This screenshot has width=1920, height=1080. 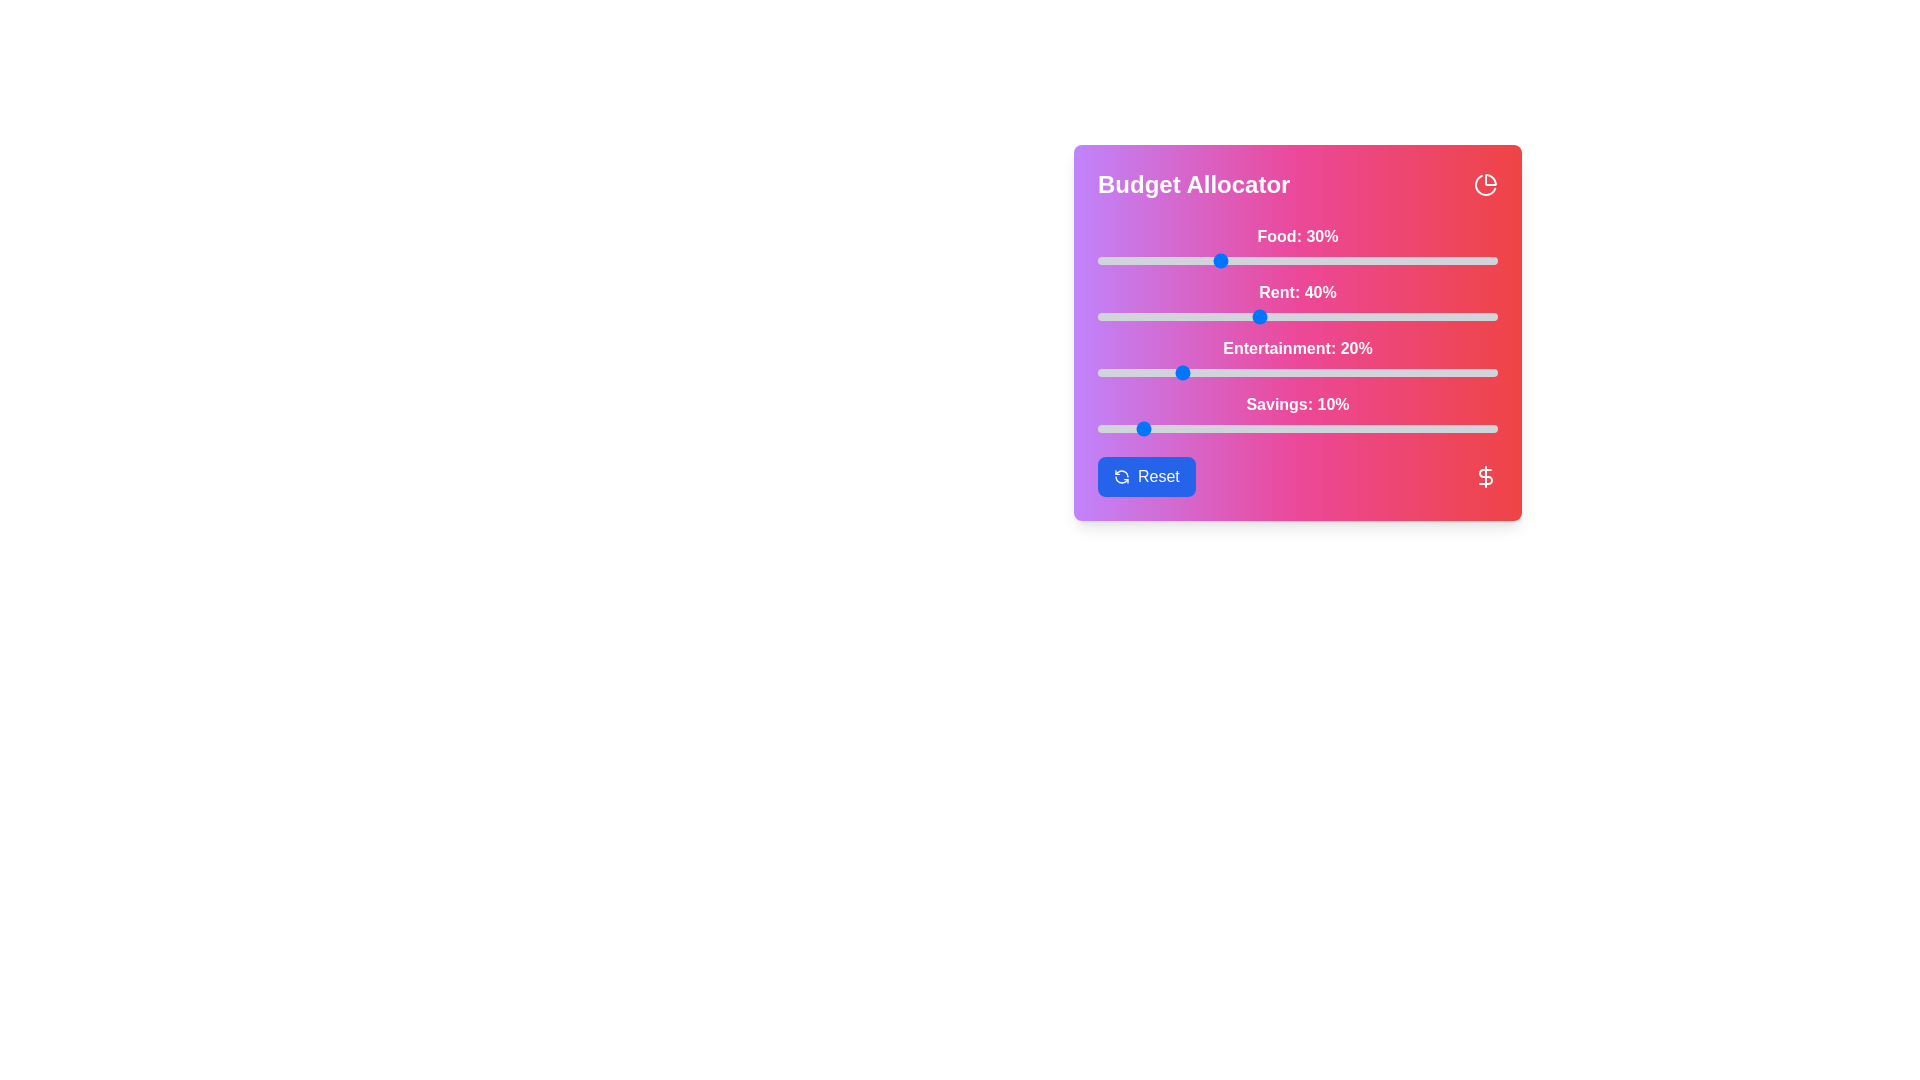 I want to click on the entertainment budget, so click(x=1190, y=373).